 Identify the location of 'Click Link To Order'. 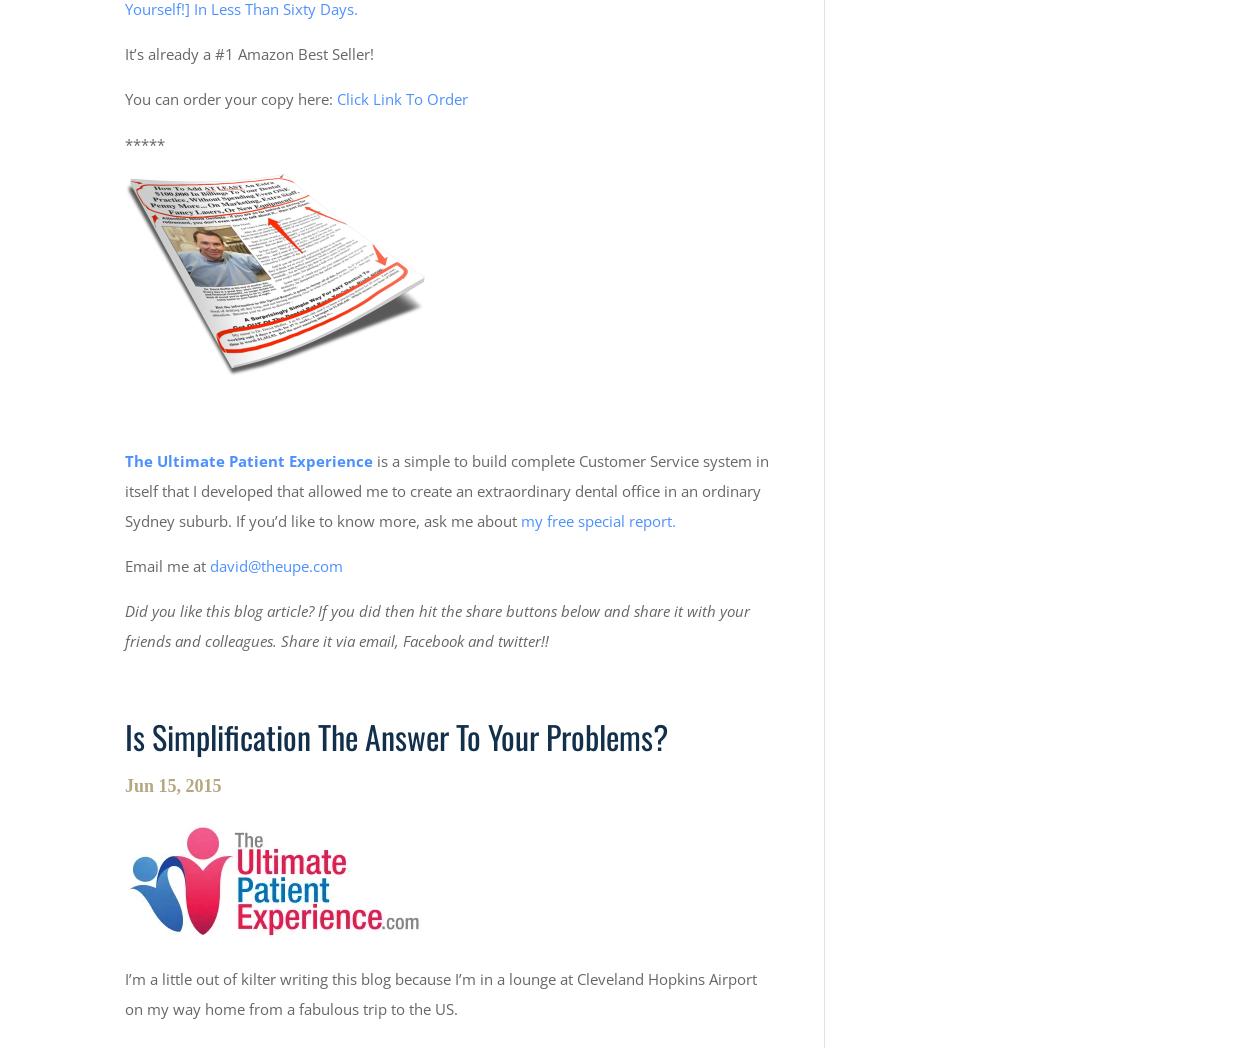
(402, 98).